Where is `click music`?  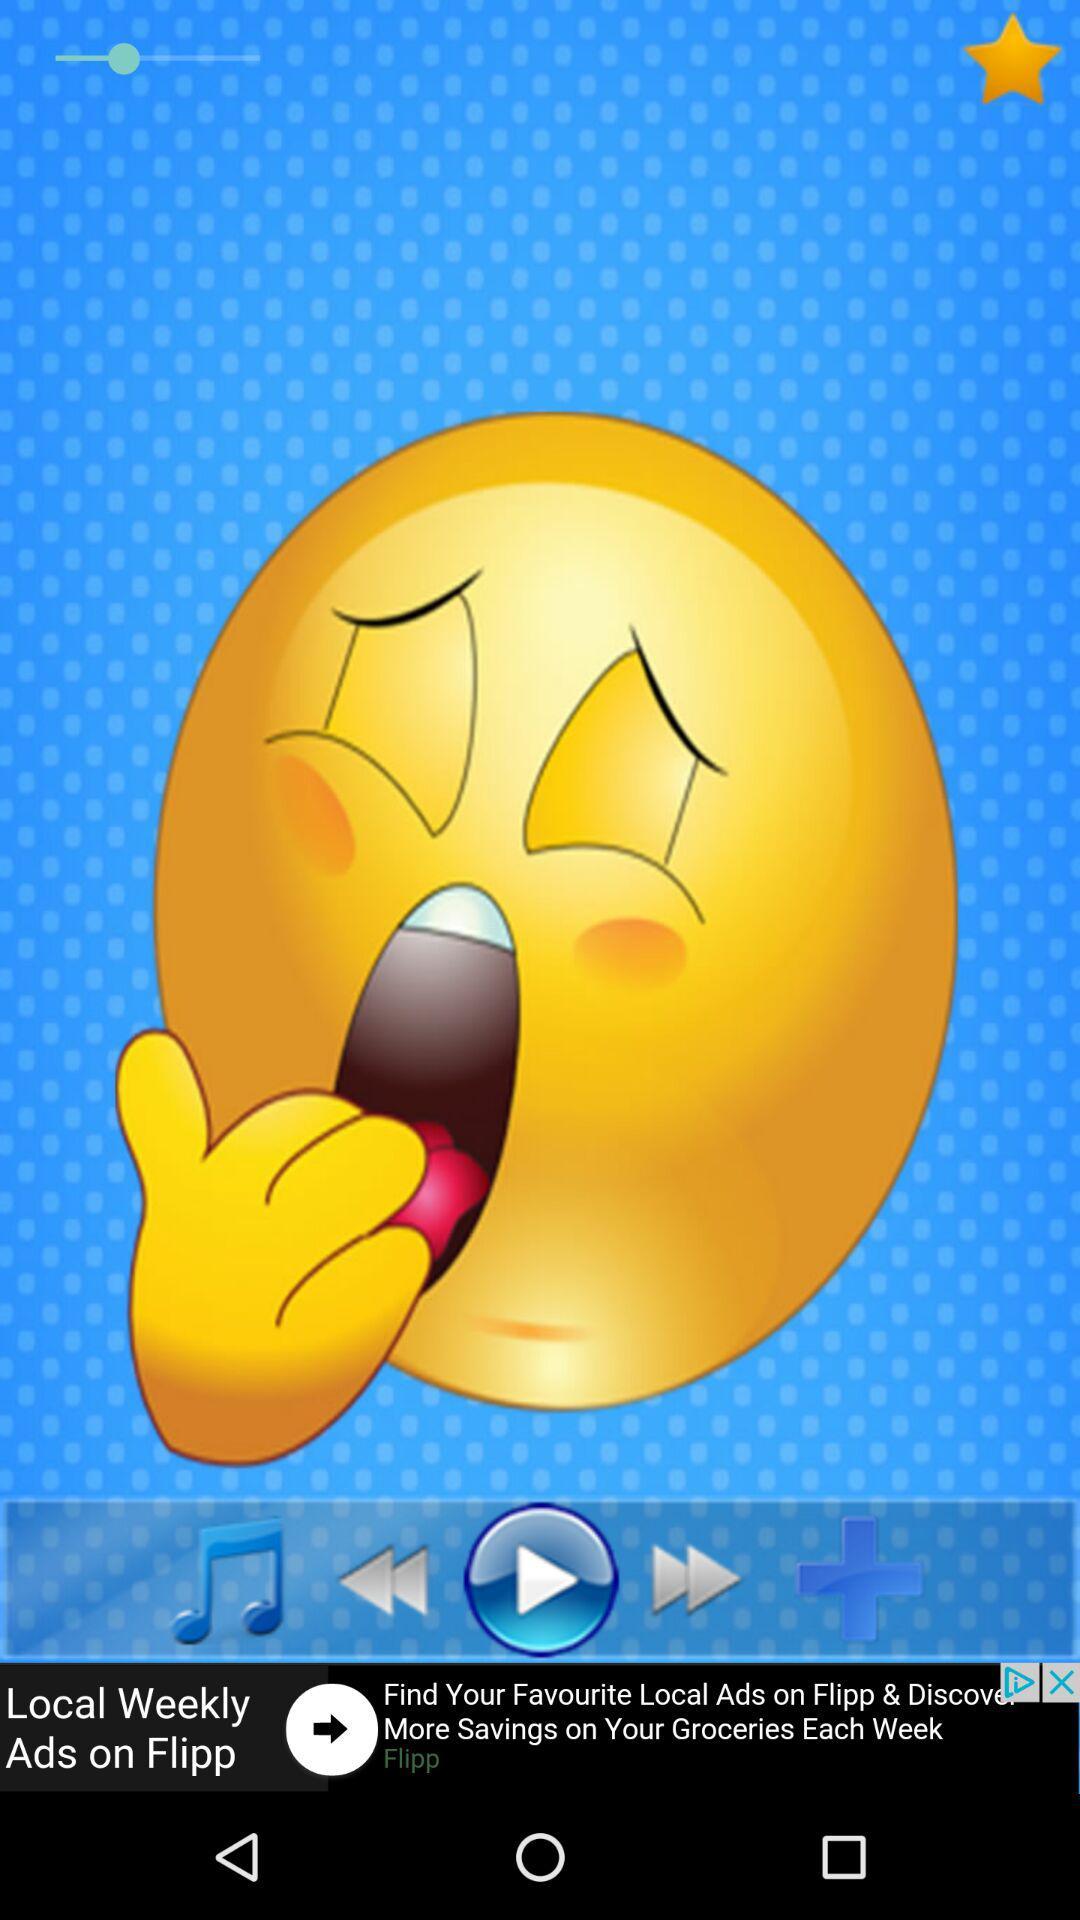
click music is located at coordinates (204, 1577).